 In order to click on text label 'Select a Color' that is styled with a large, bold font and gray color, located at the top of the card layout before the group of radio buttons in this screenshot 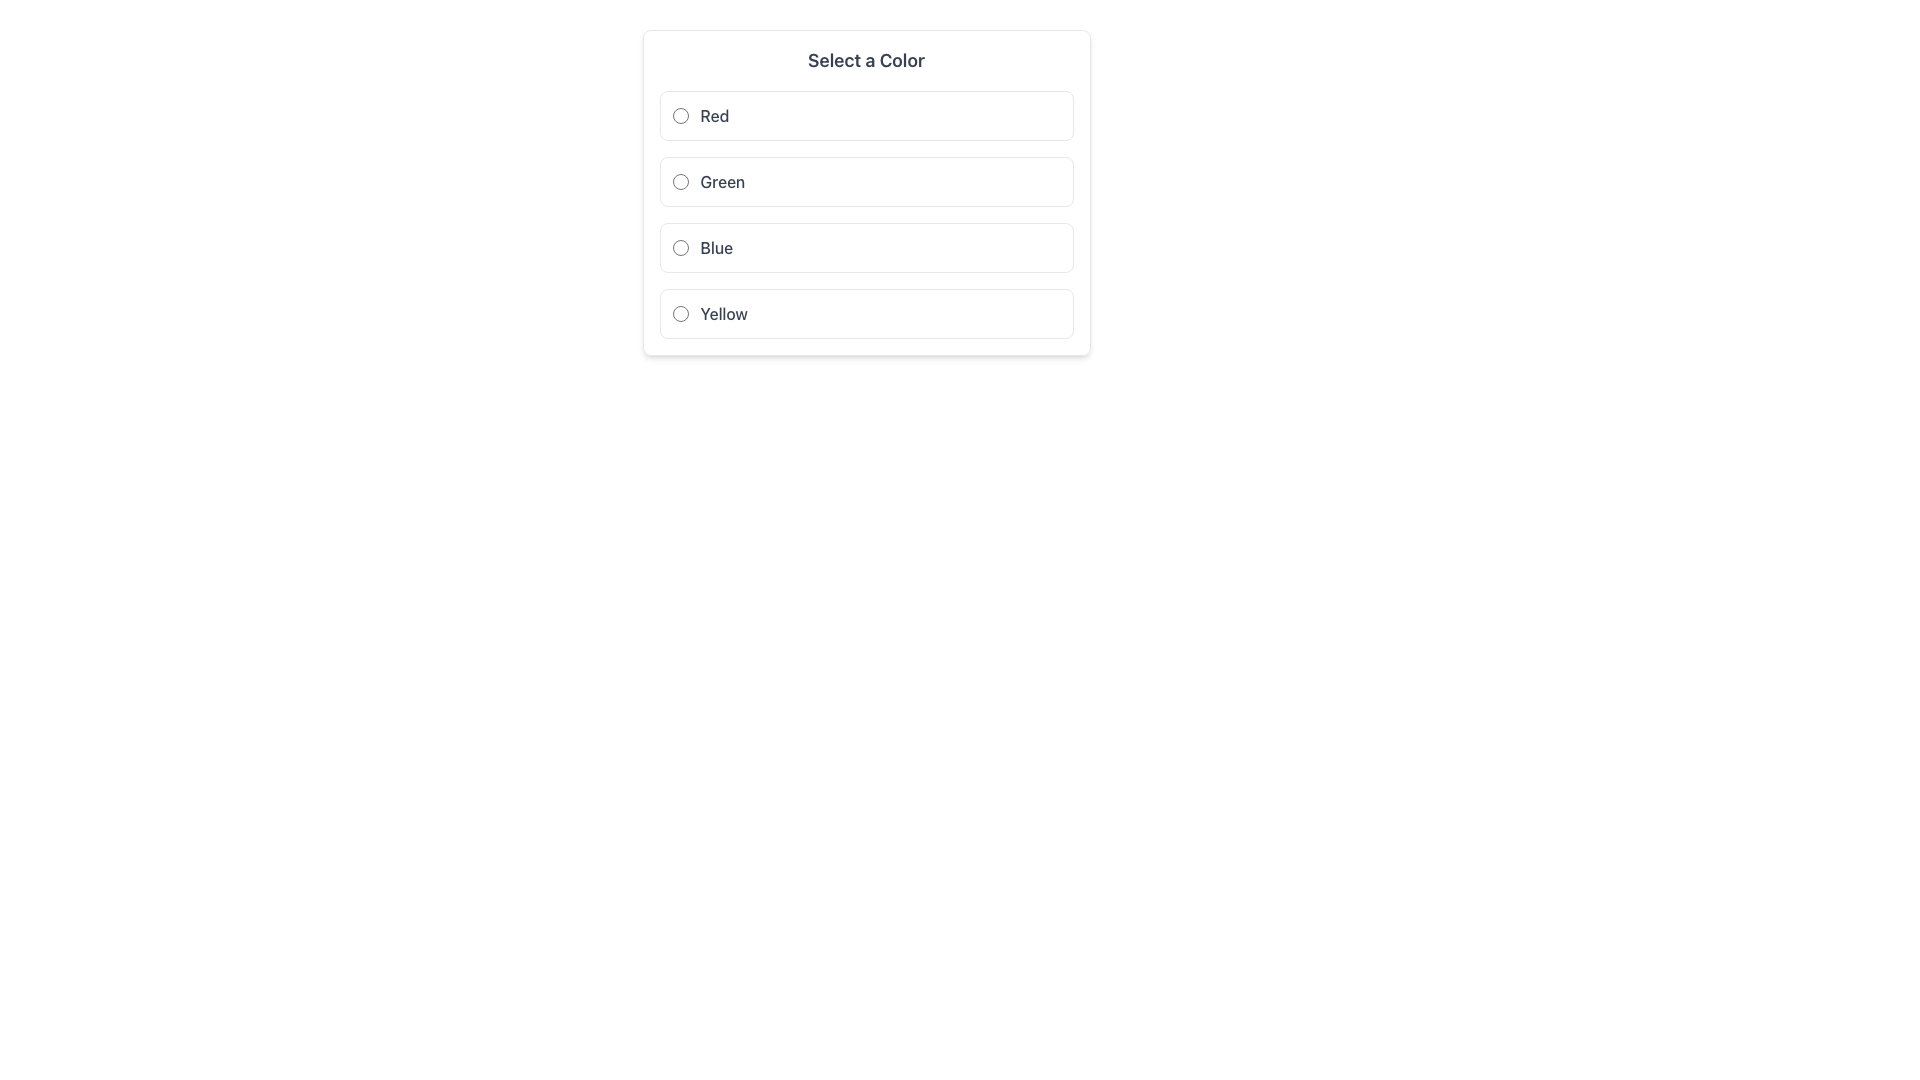, I will do `click(866, 60)`.